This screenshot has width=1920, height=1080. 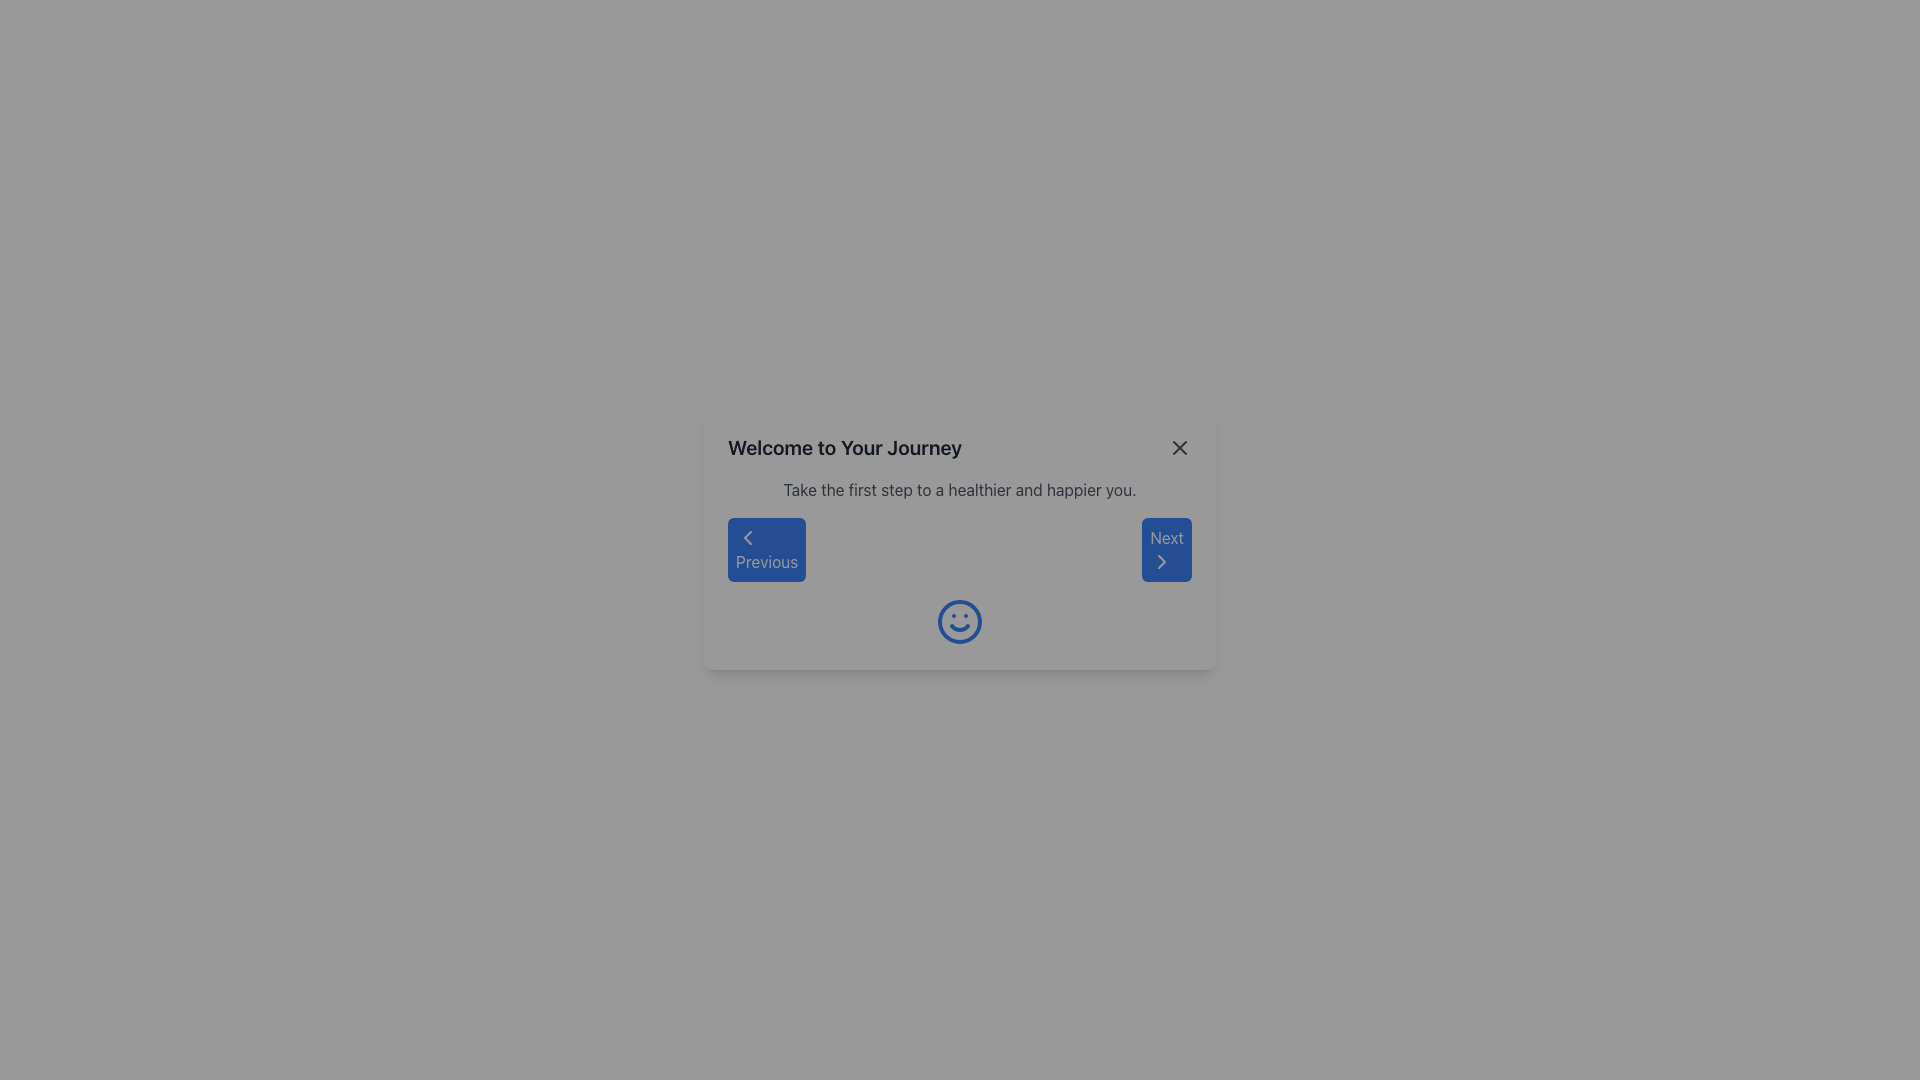 What do you see at coordinates (1162, 562) in the screenshot?
I see `the rightward-pointing chevron icon within the 'Next' button` at bounding box center [1162, 562].